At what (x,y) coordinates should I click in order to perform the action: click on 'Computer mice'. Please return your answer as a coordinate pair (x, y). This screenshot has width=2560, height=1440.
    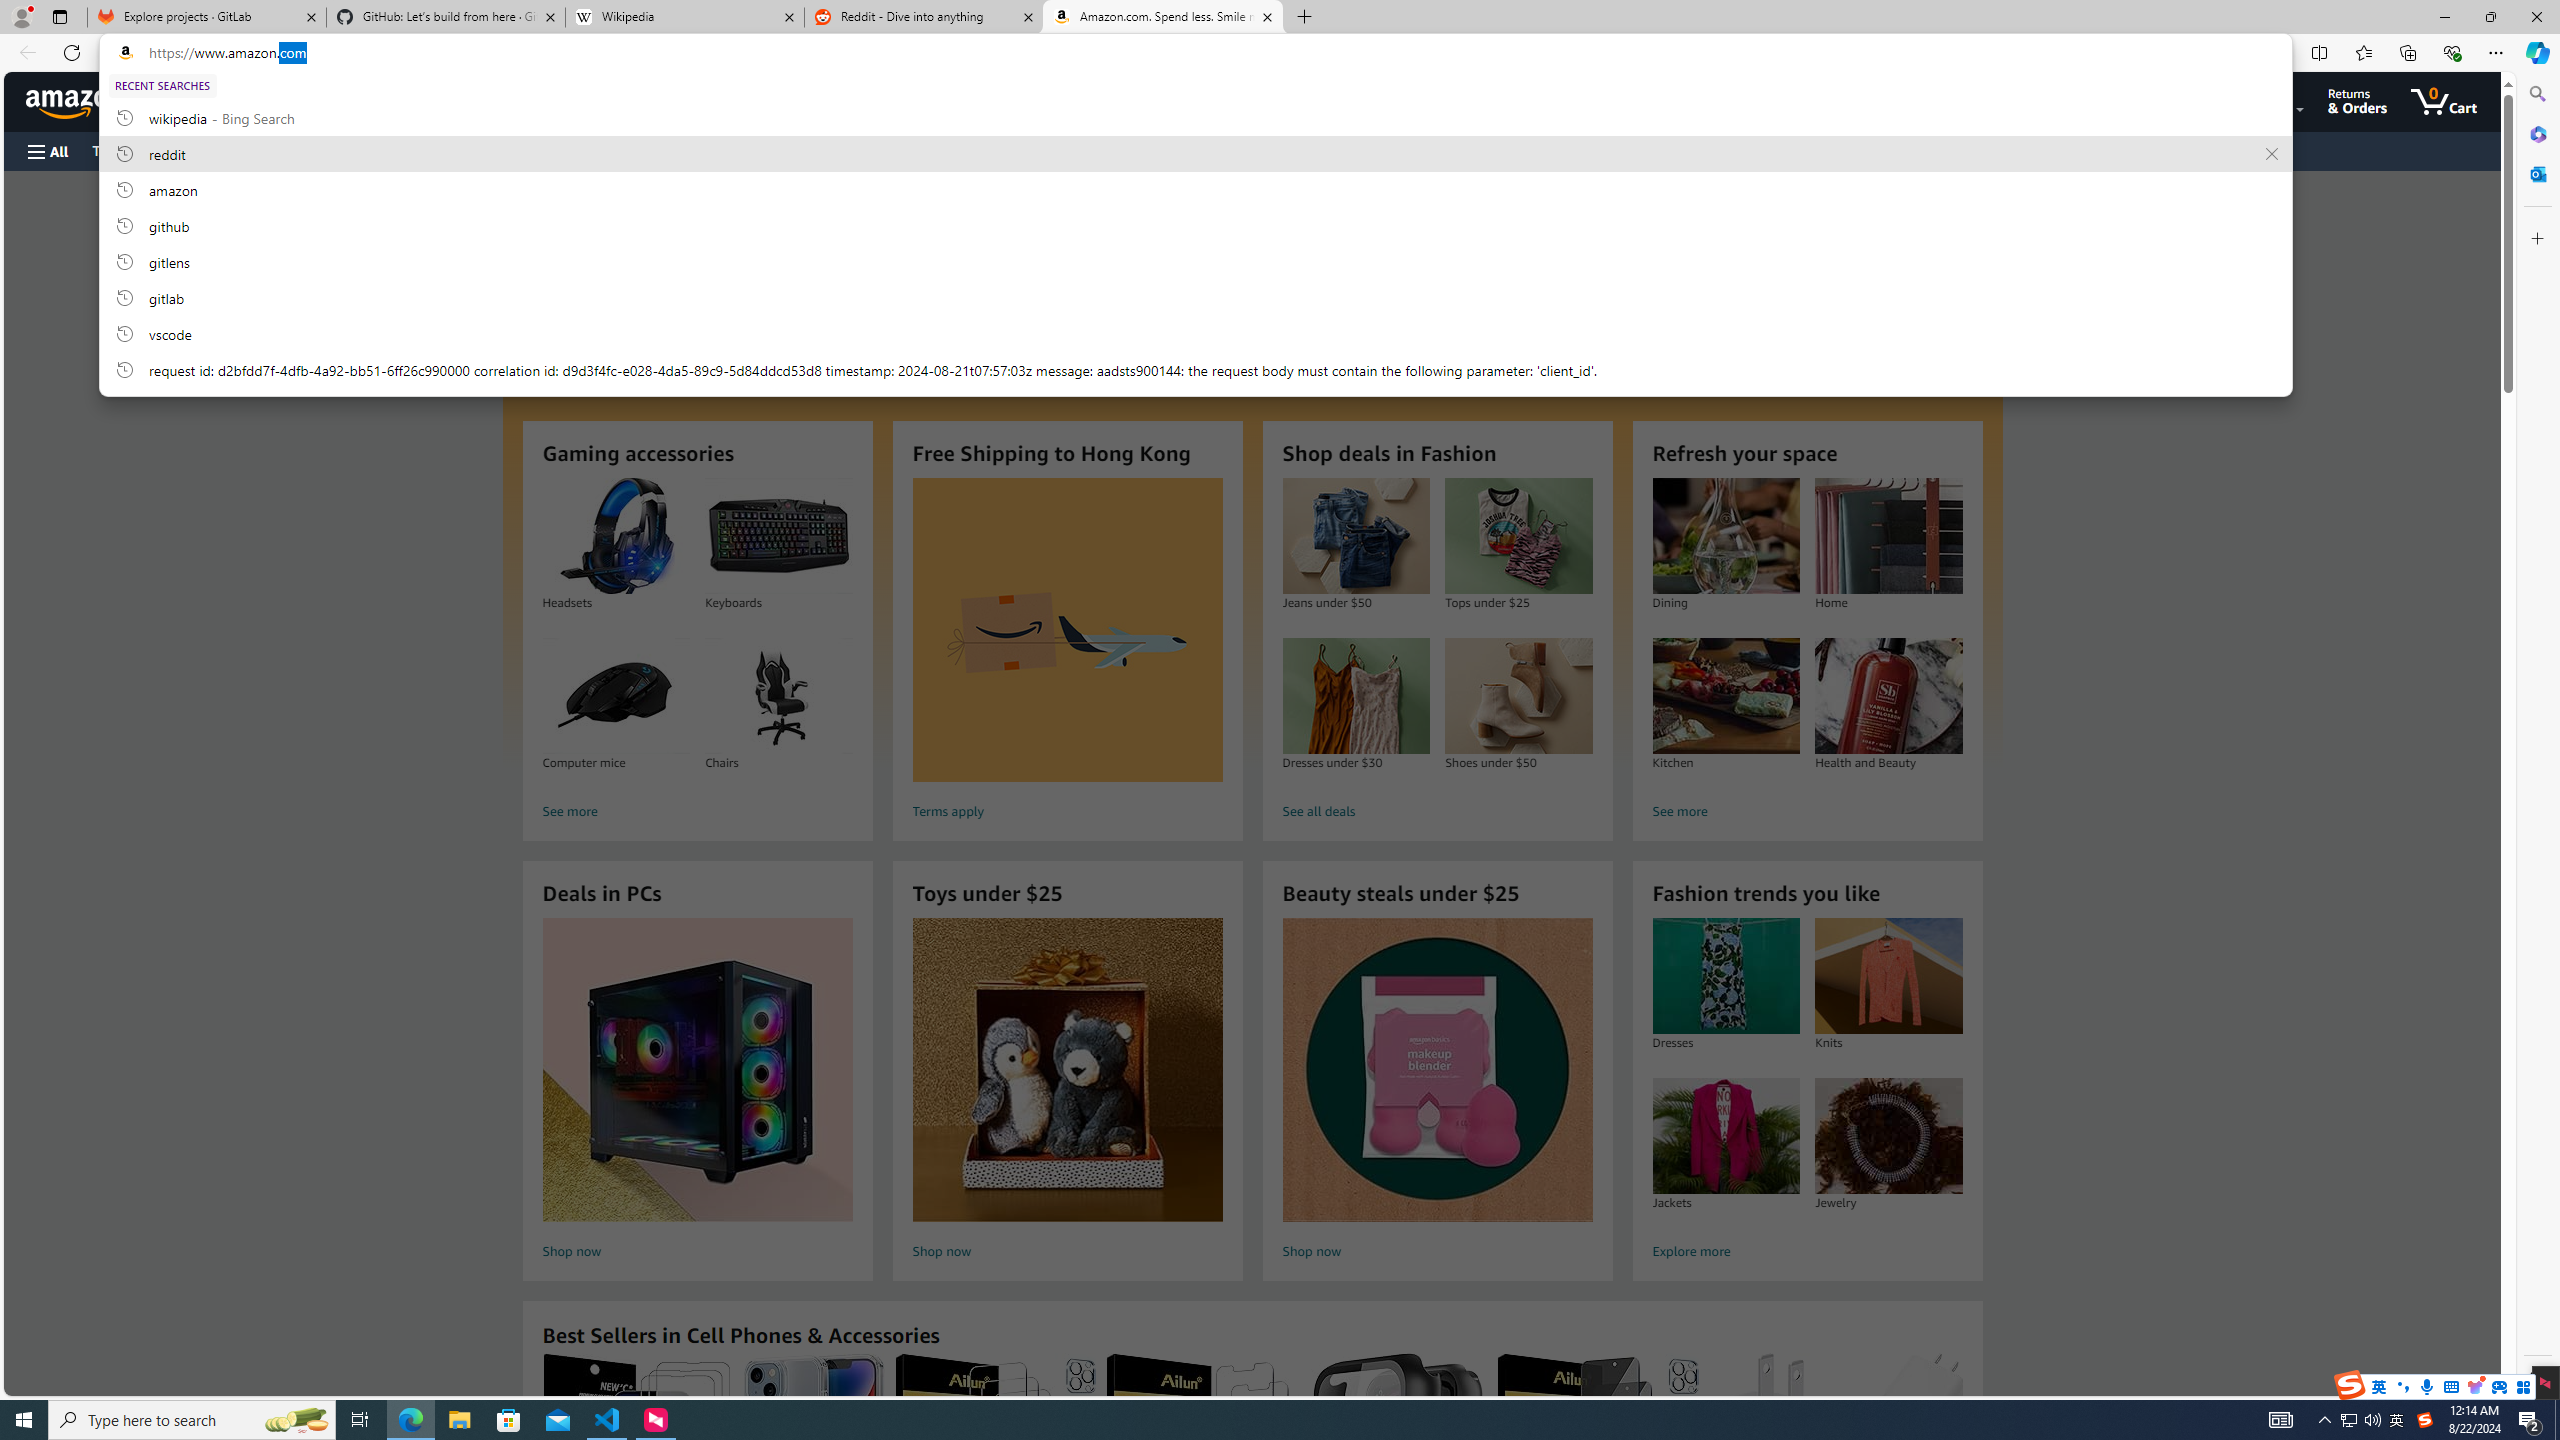
    Looking at the image, I should click on (615, 696).